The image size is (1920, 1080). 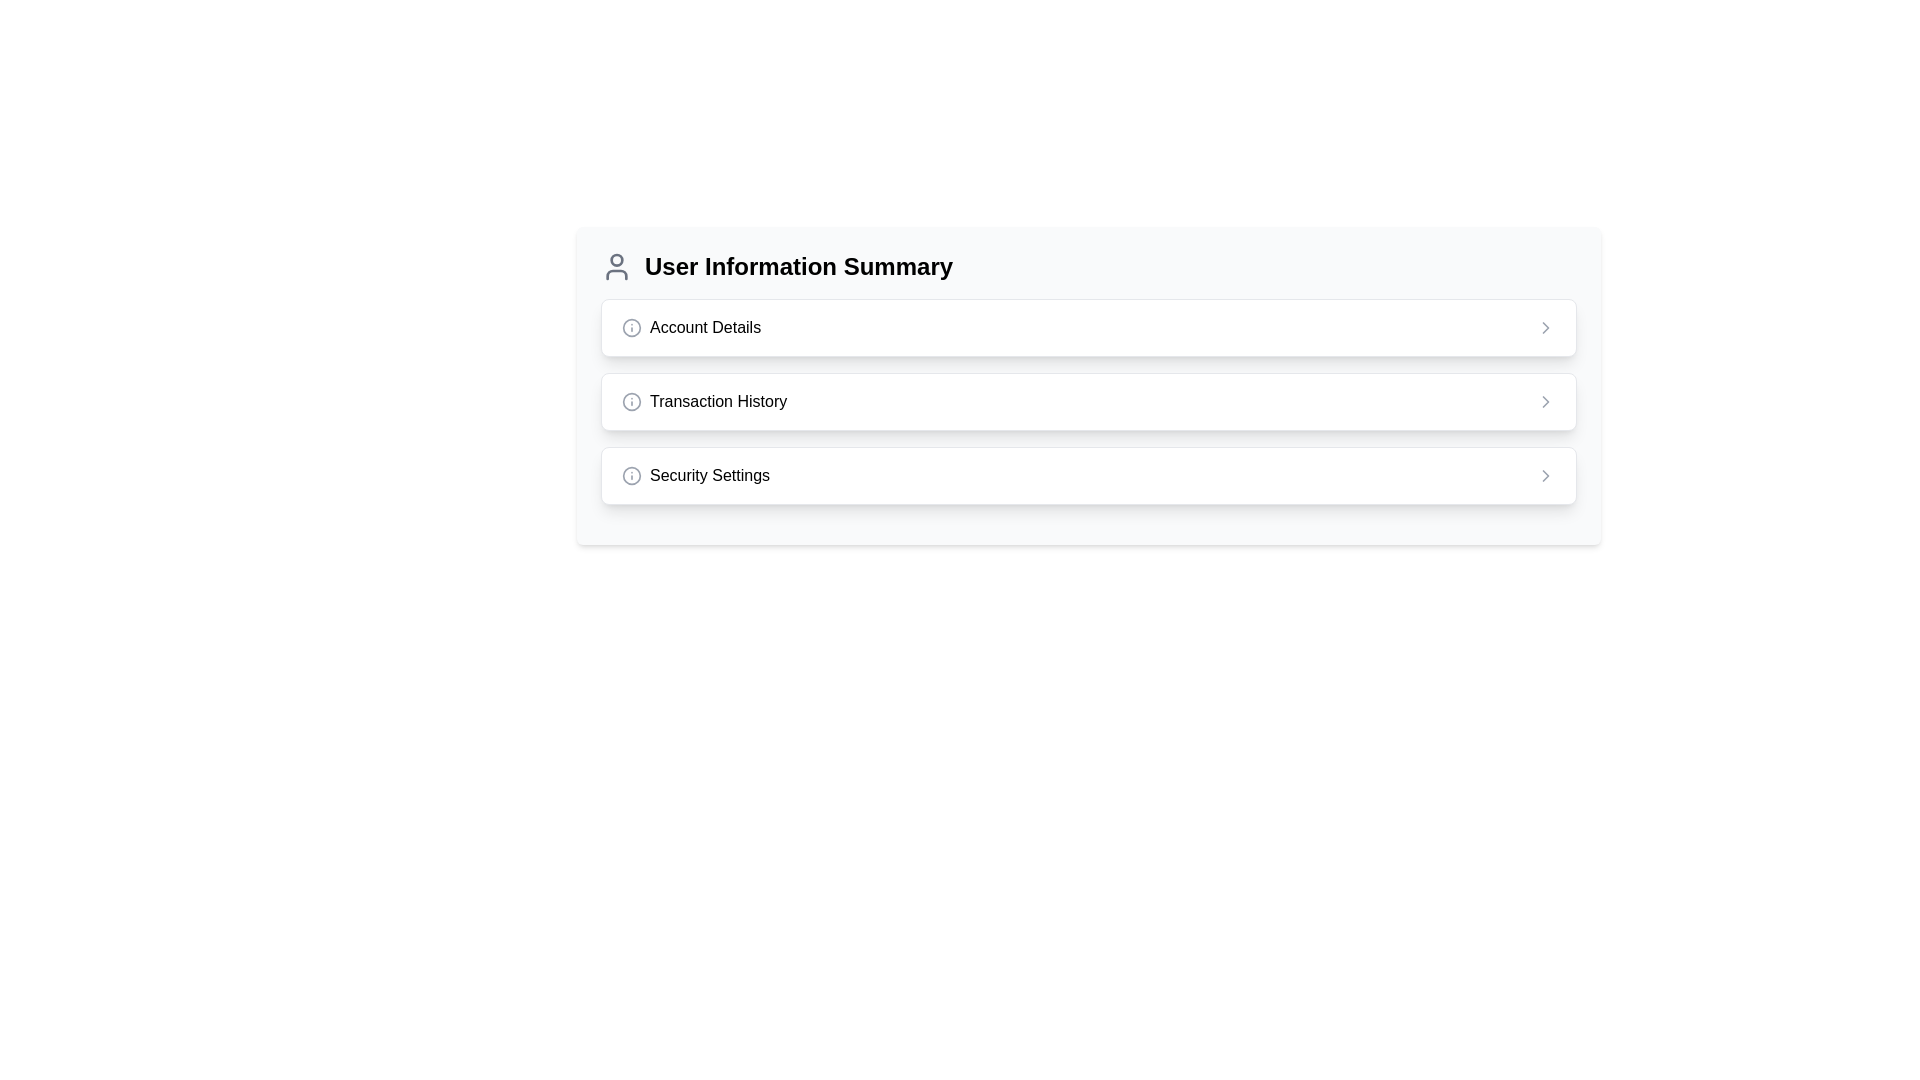 I want to click on the chevron icon located at the right end of the 'Transaction History' section, so click(x=1544, y=401).